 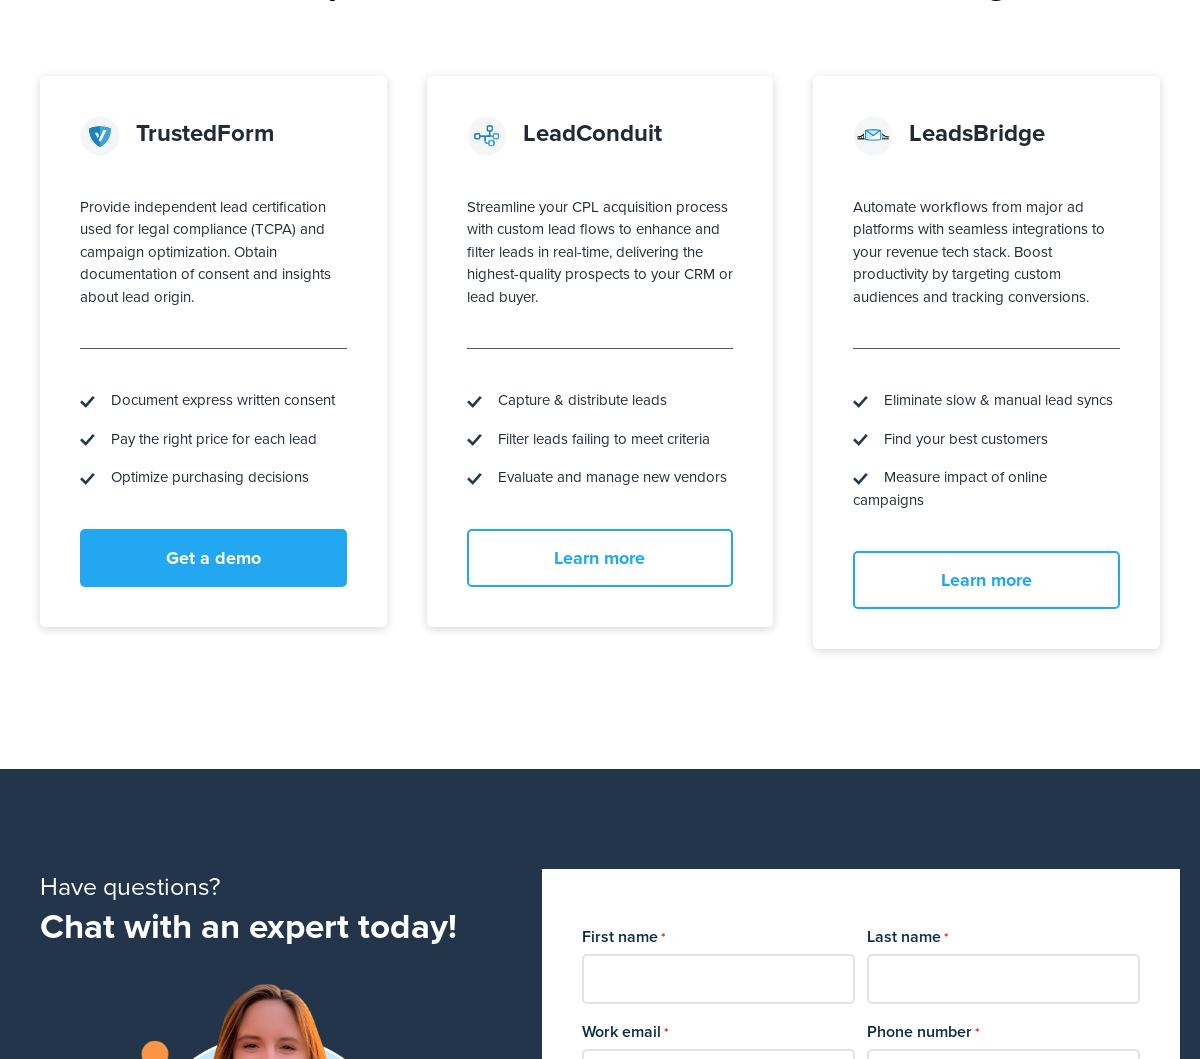 I want to click on 'Document express written consent', so click(x=214, y=398).